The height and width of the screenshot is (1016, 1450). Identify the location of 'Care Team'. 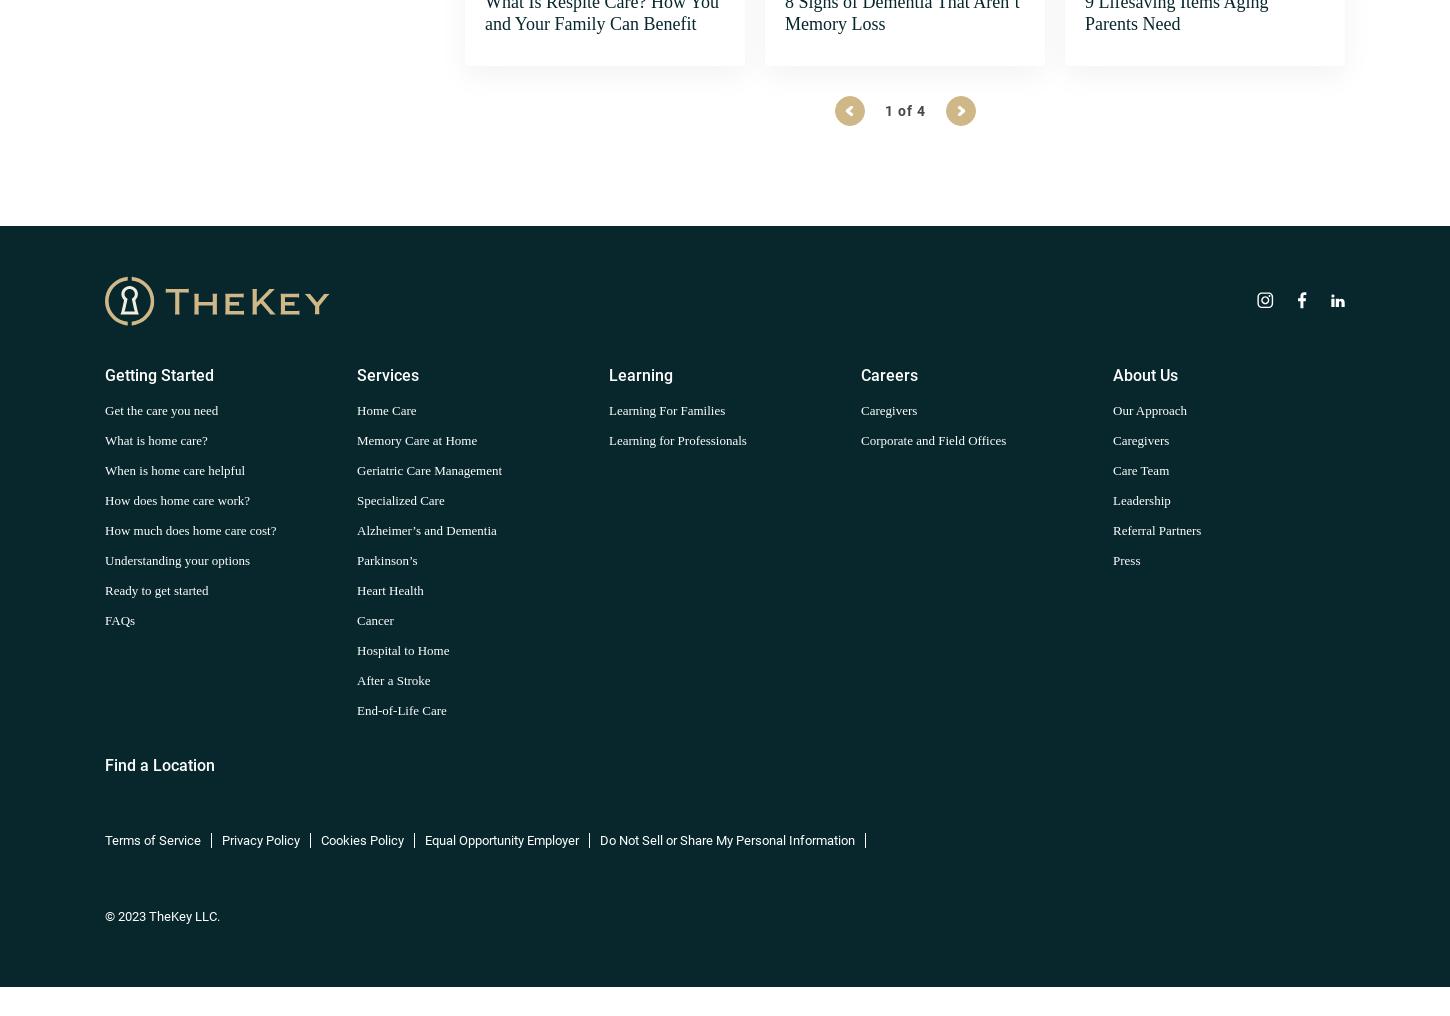
(1140, 469).